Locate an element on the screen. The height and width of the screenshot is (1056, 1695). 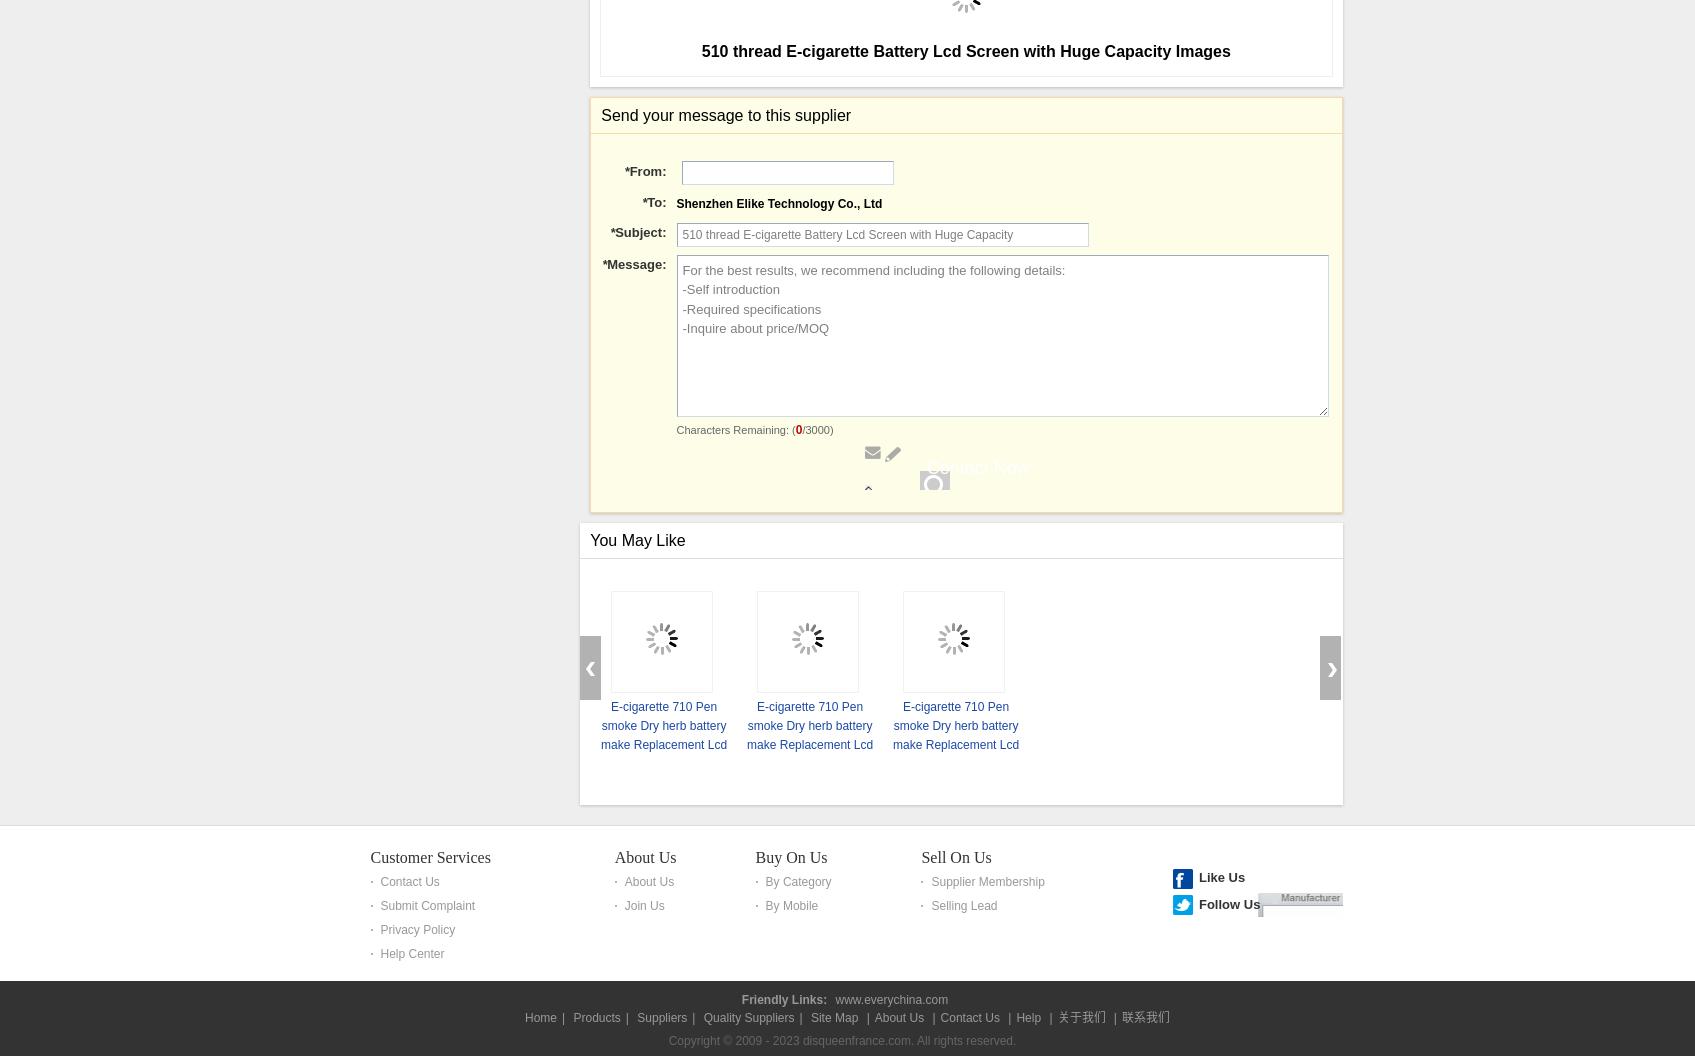
'/3000)' is located at coordinates (802, 995).